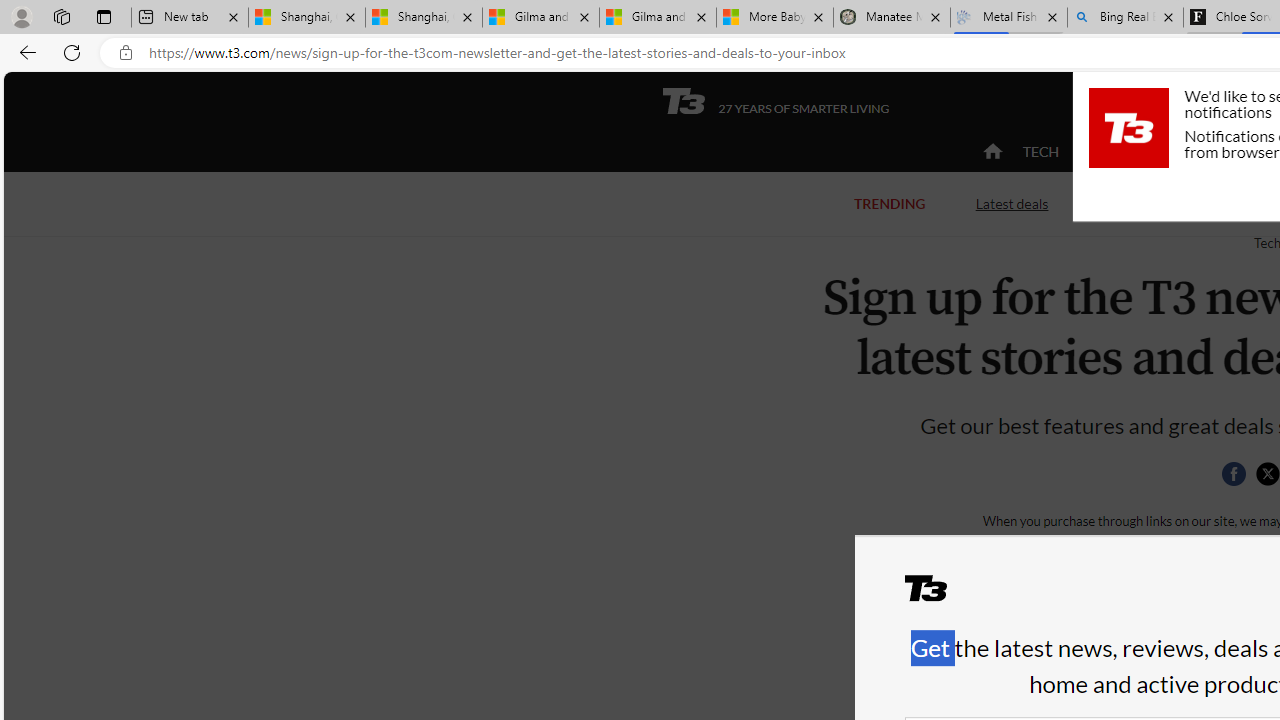  I want to click on 'T3 27 YEARS OF SMARTER LIVING', so click(774, 101).